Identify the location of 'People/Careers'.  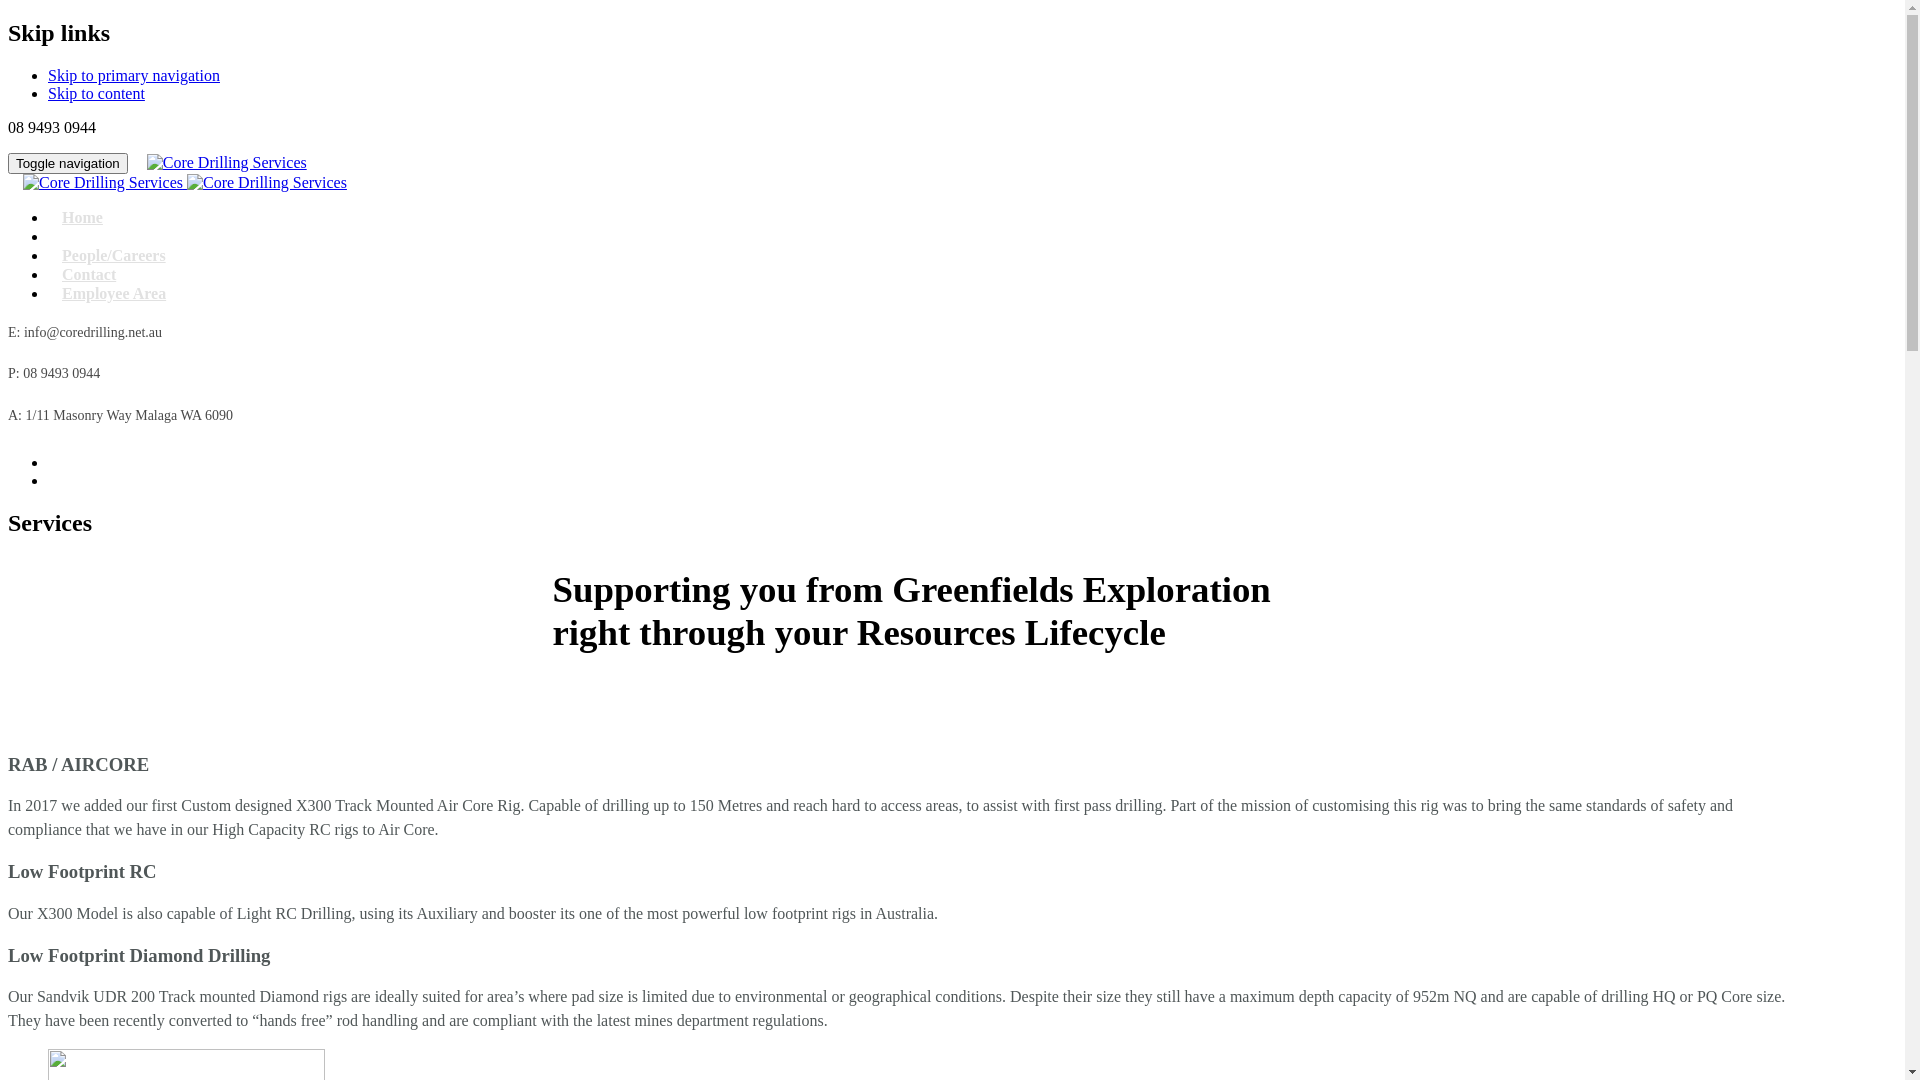
(113, 254).